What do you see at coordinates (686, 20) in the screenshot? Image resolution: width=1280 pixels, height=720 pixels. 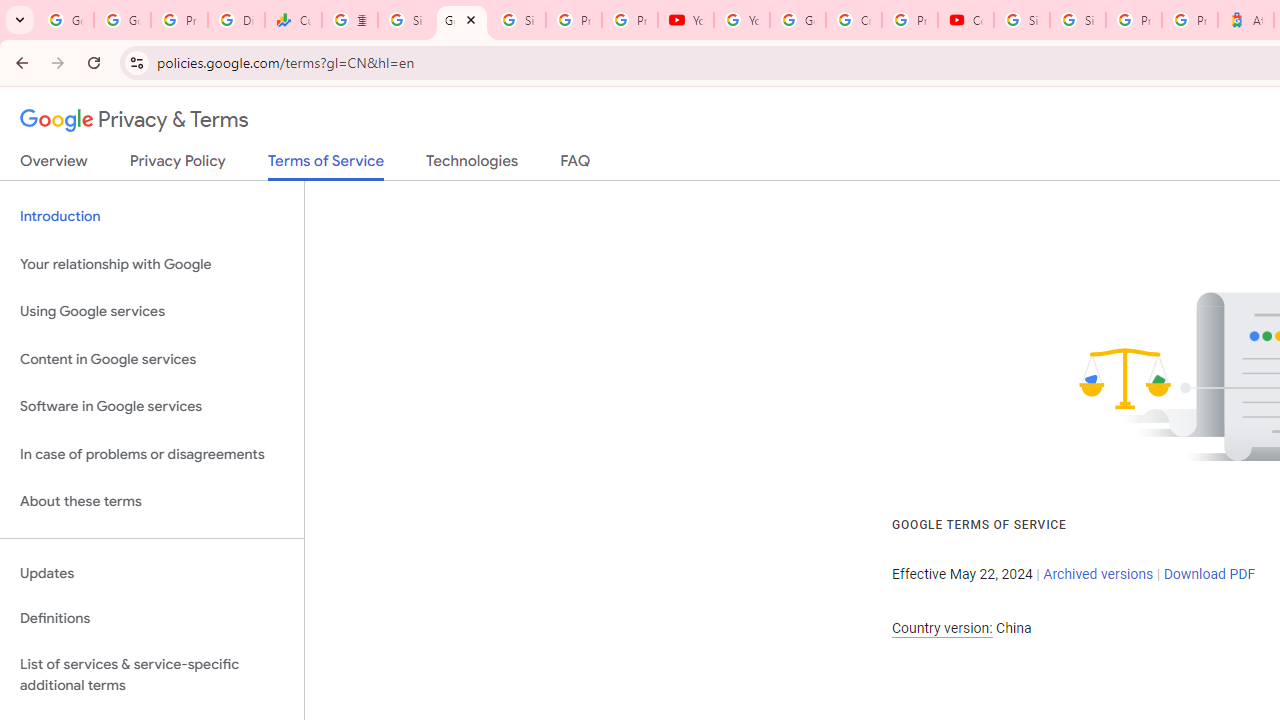 I see `'YouTube'` at bounding box center [686, 20].